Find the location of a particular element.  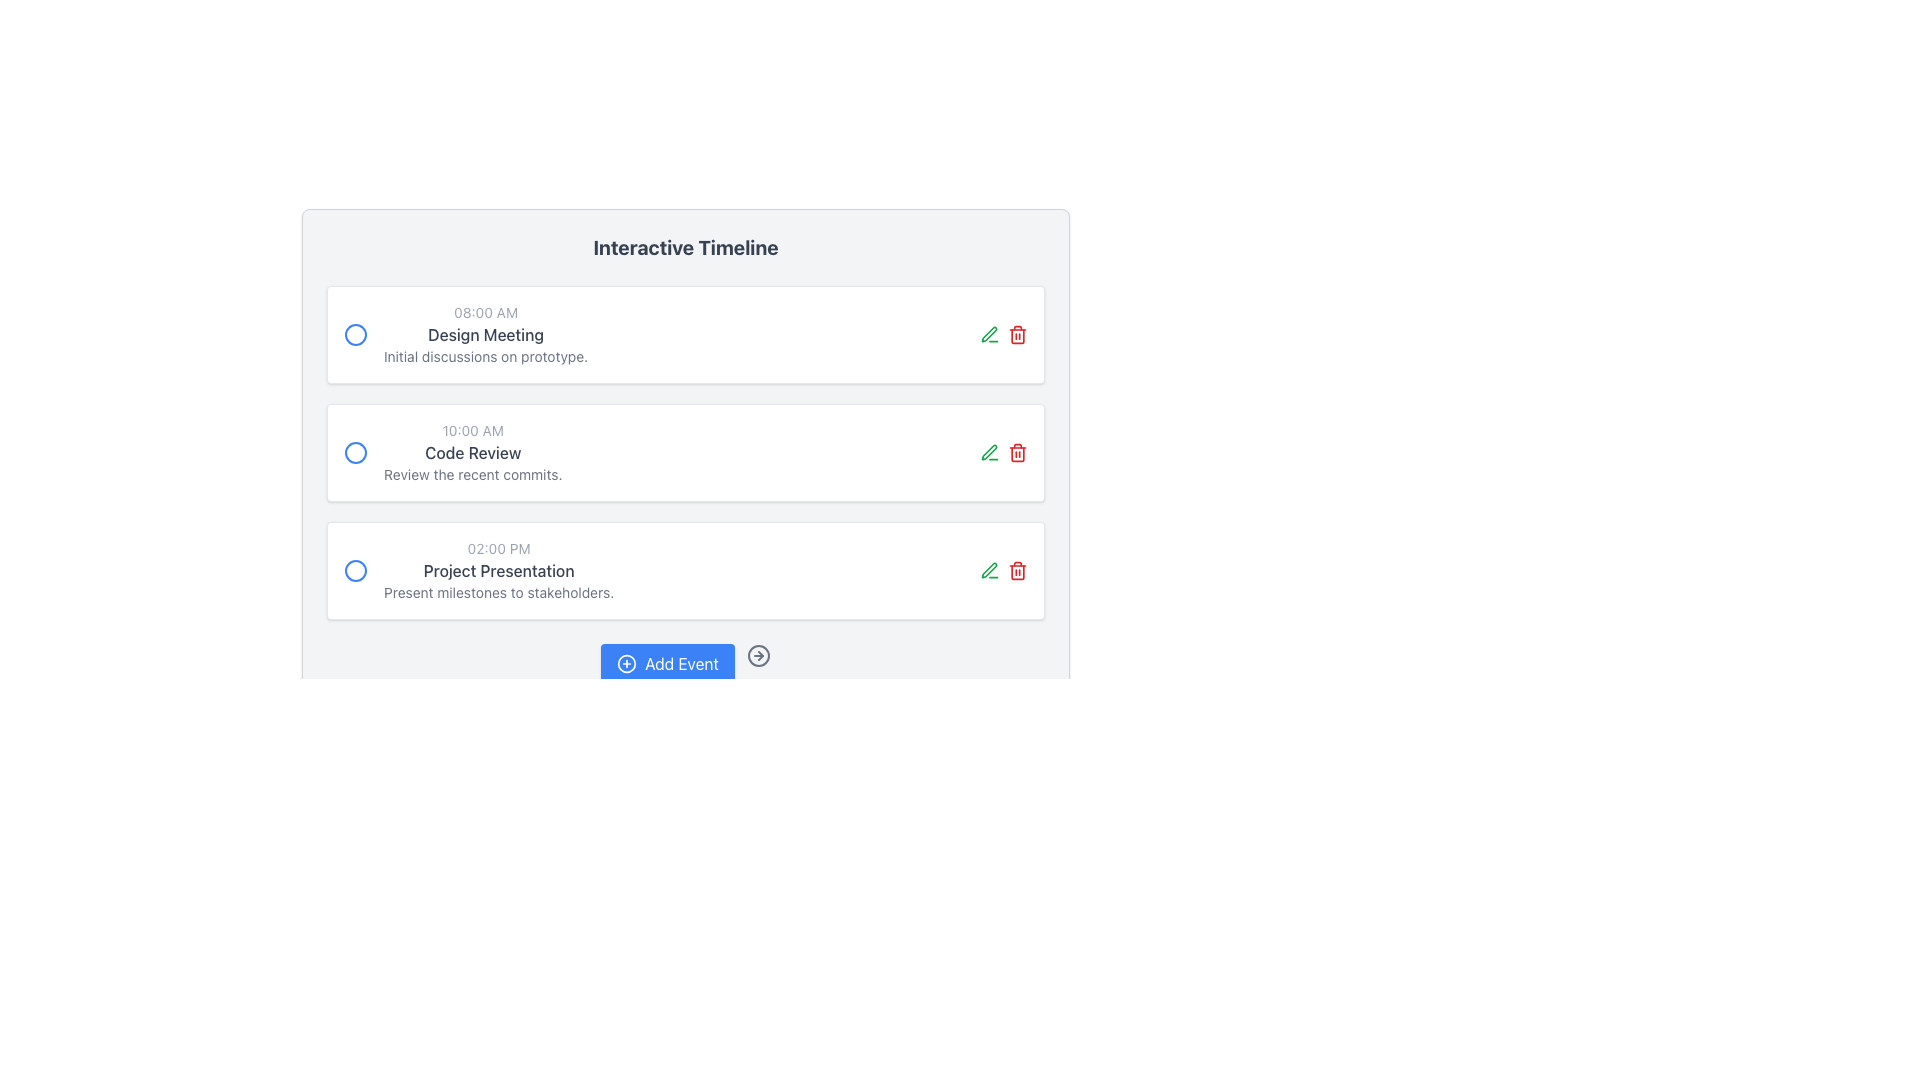

the green pencil icon next to the 'Code Review' event description is located at coordinates (988, 333).